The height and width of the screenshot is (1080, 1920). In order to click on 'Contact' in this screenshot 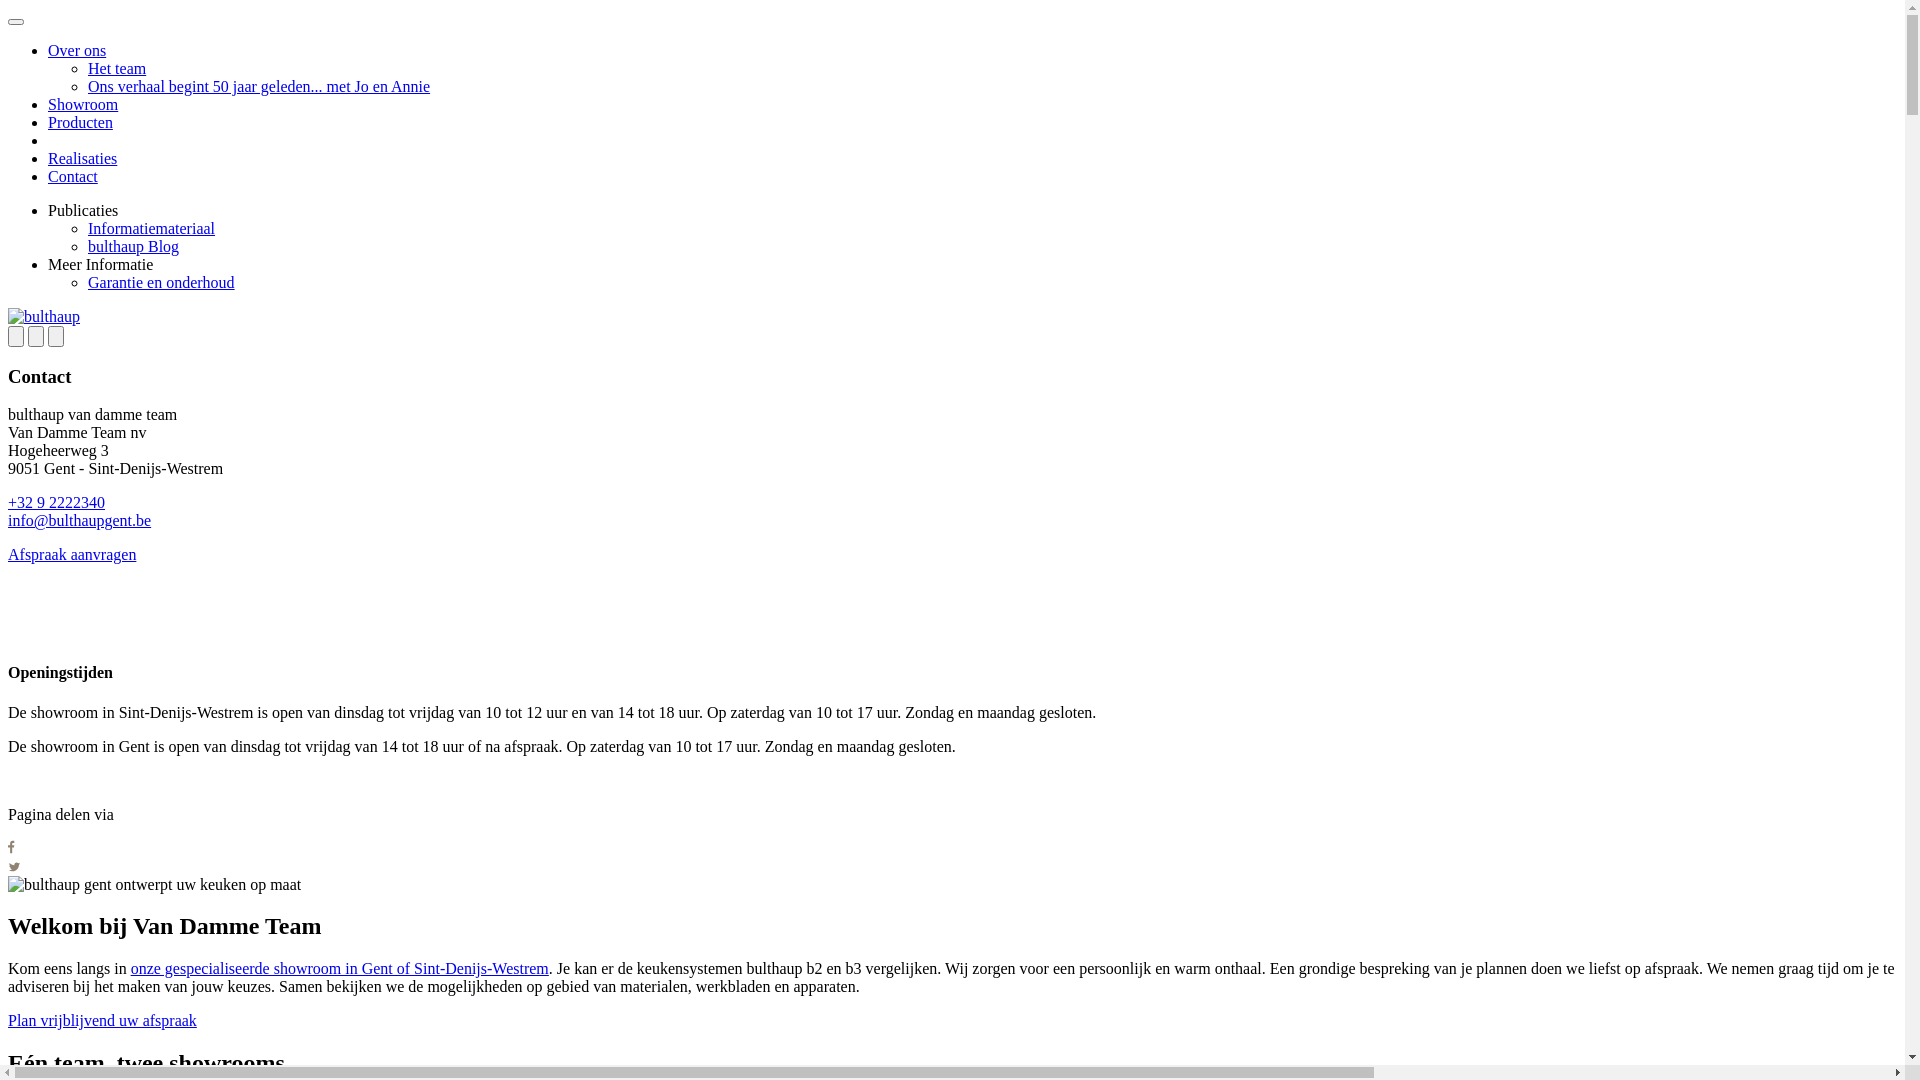, I will do `click(72, 175)`.